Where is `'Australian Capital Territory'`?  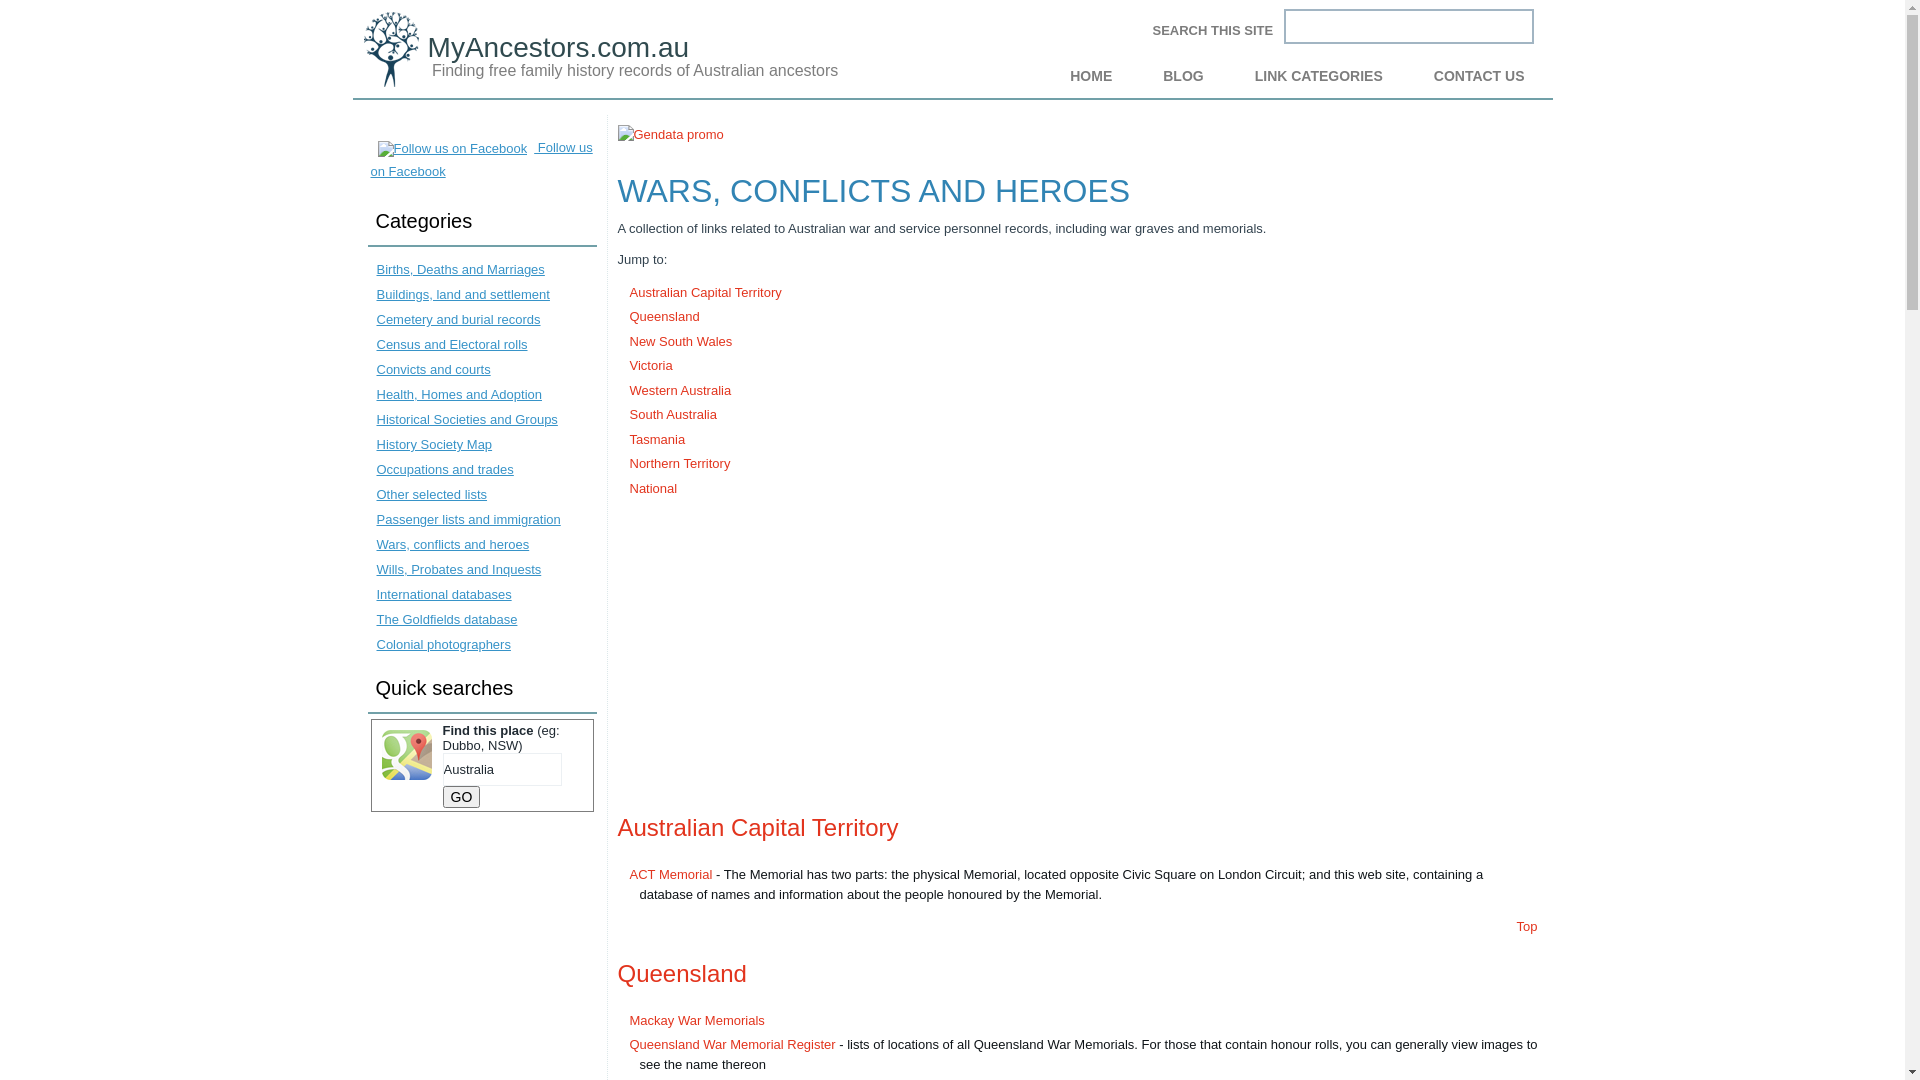
'Australian Capital Territory' is located at coordinates (705, 291).